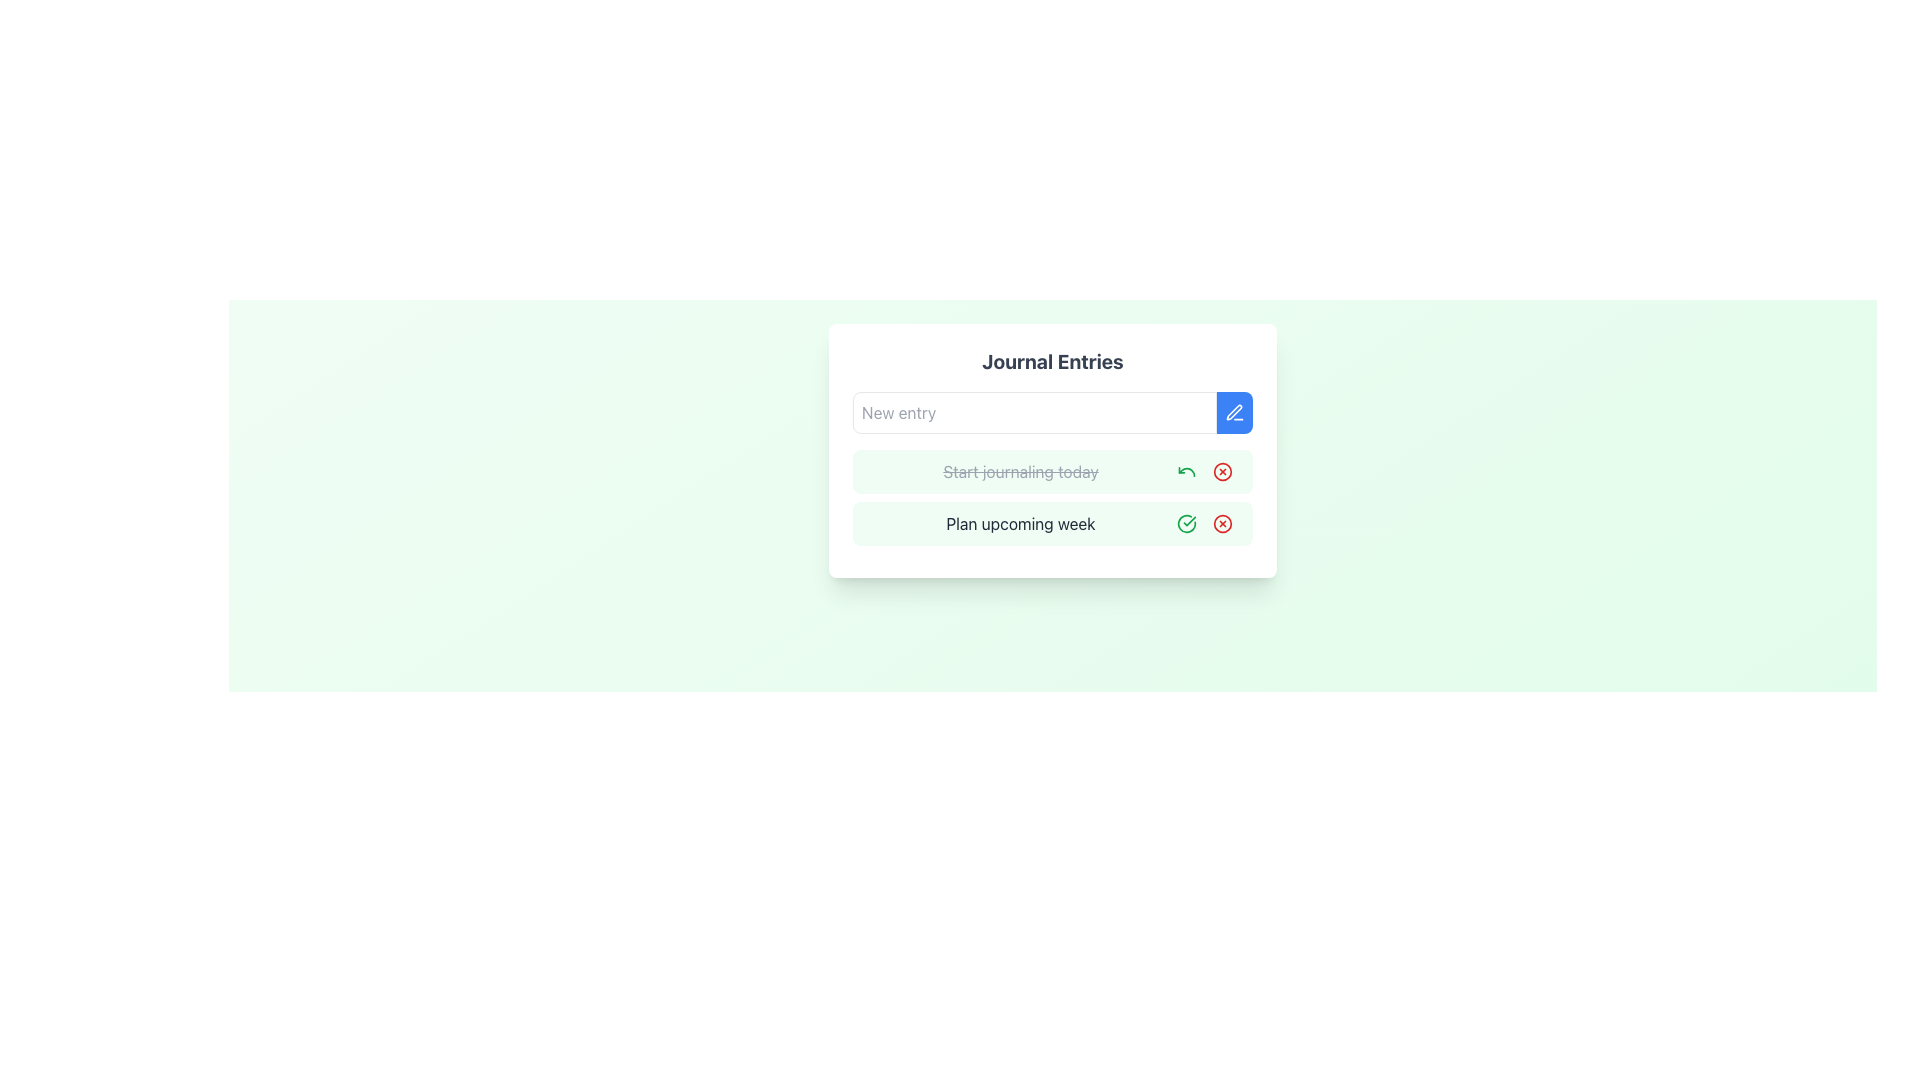 Image resolution: width=1920 pixels, height=1080 pixels. I want to click on the button that contains the icon for editing or creating a new journal entry, located in the 'New entry' row of the 'Journal Entries' card, so click(1233, 411).